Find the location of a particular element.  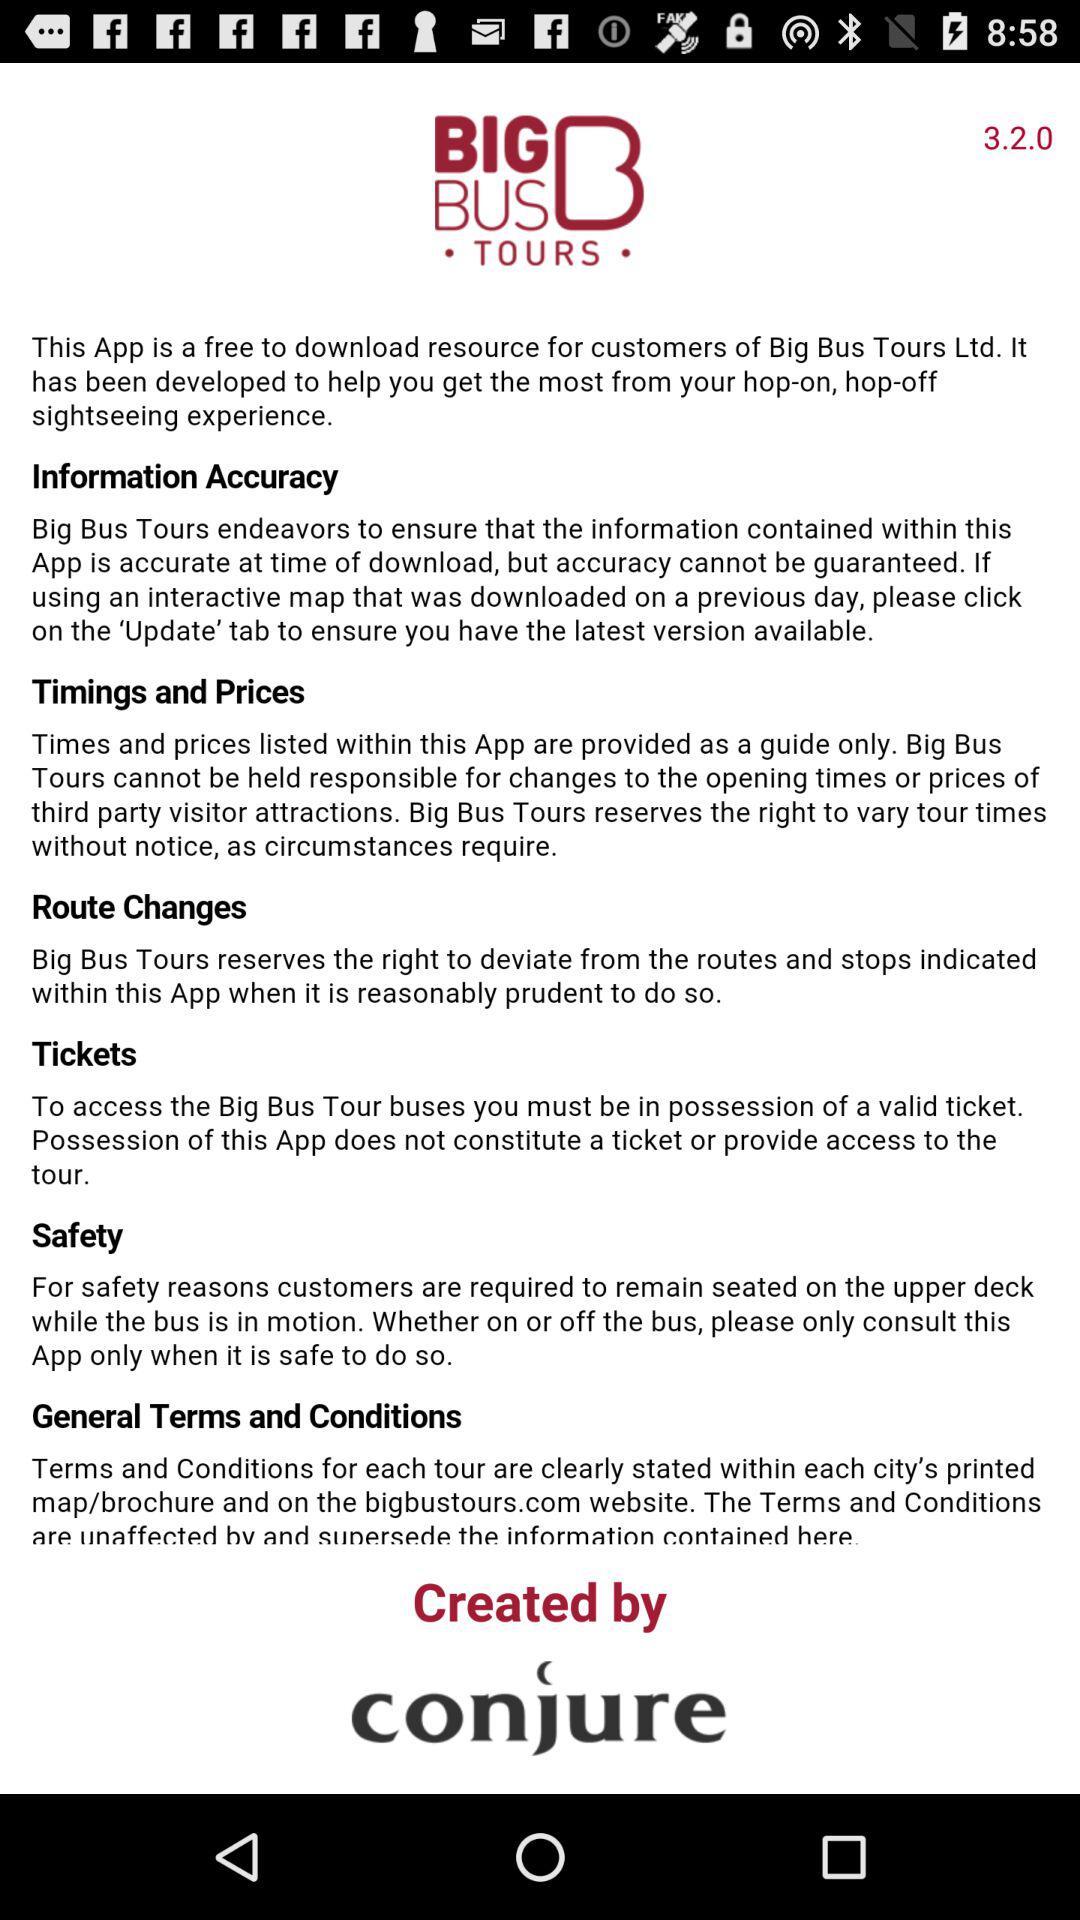

click conjure is located at coordinates (538, 1707).